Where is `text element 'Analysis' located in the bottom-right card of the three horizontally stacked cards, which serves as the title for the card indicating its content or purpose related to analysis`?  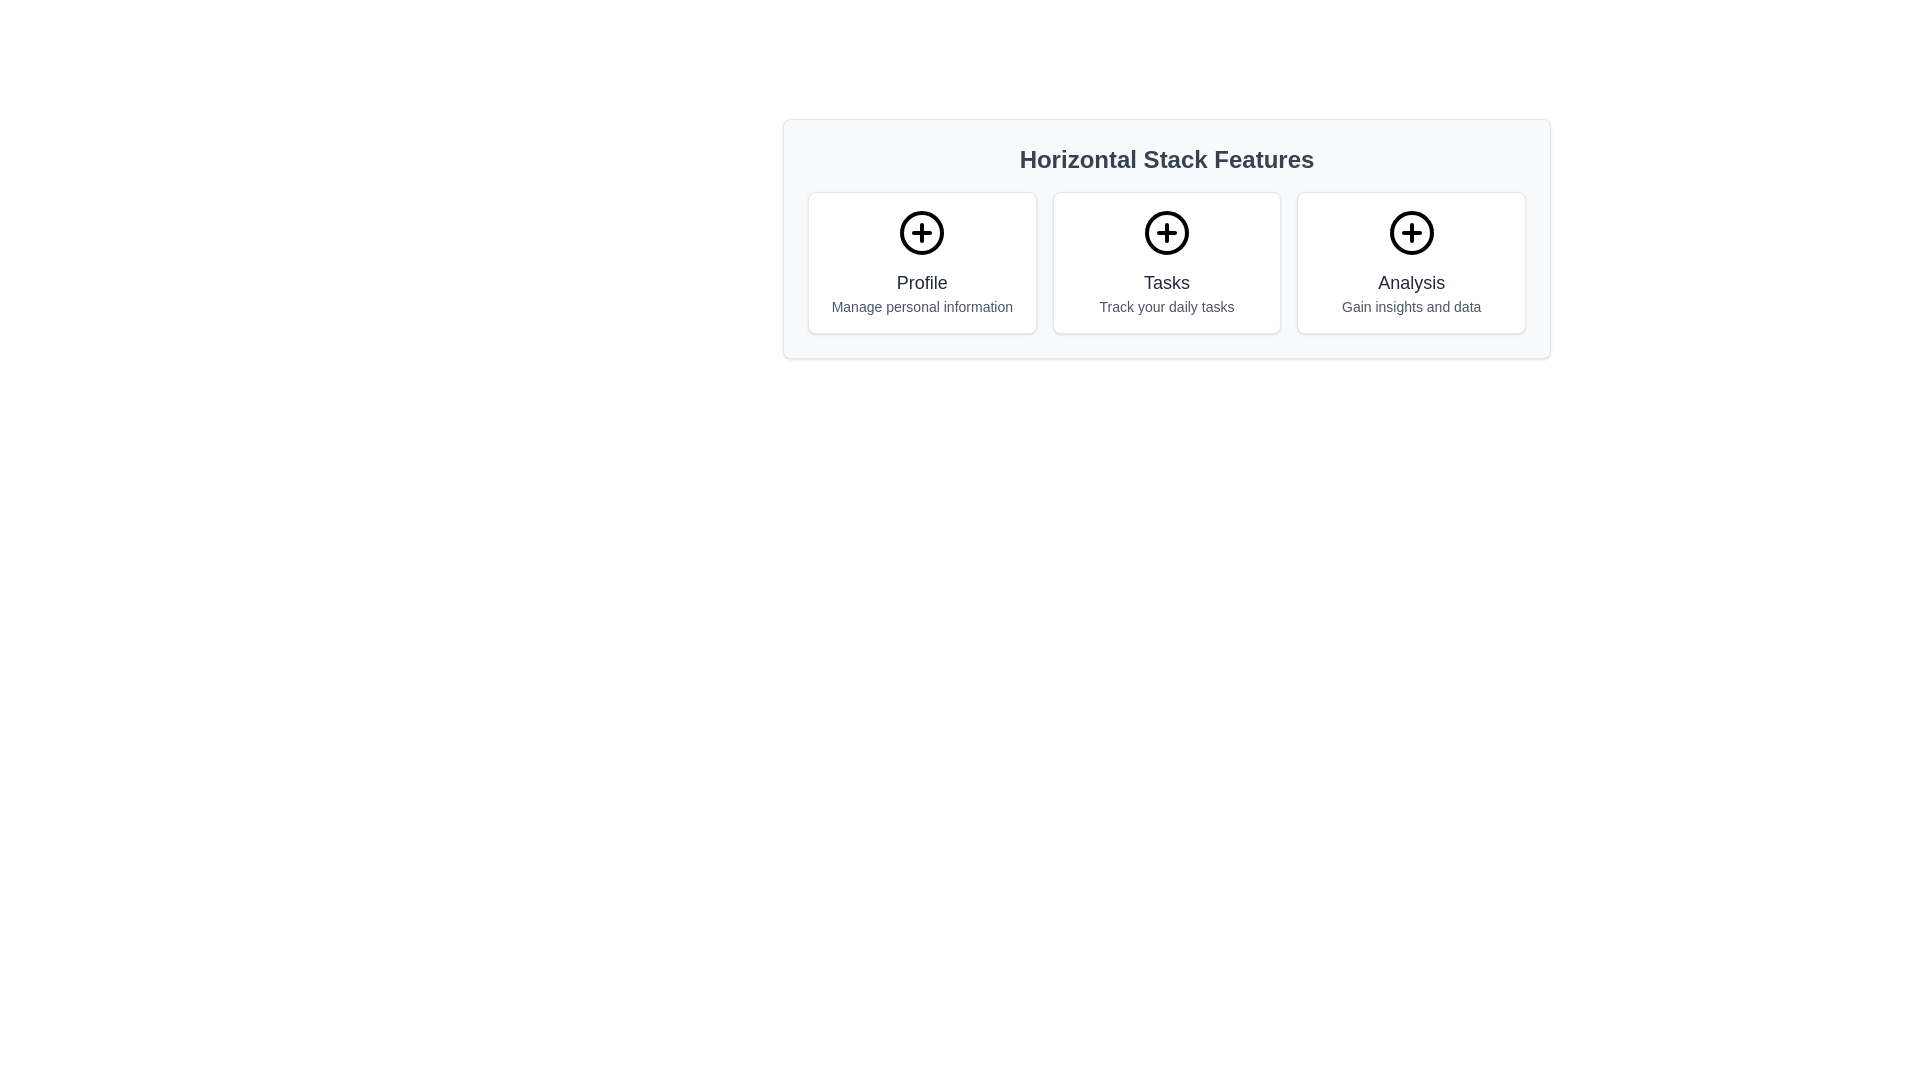 text element 'Analysis' located in the bottom-right card of the three horizontally stacked cards, which serves as the title for the card indicating its content or purpose related to analysis is located at coordinates (1410, 282).